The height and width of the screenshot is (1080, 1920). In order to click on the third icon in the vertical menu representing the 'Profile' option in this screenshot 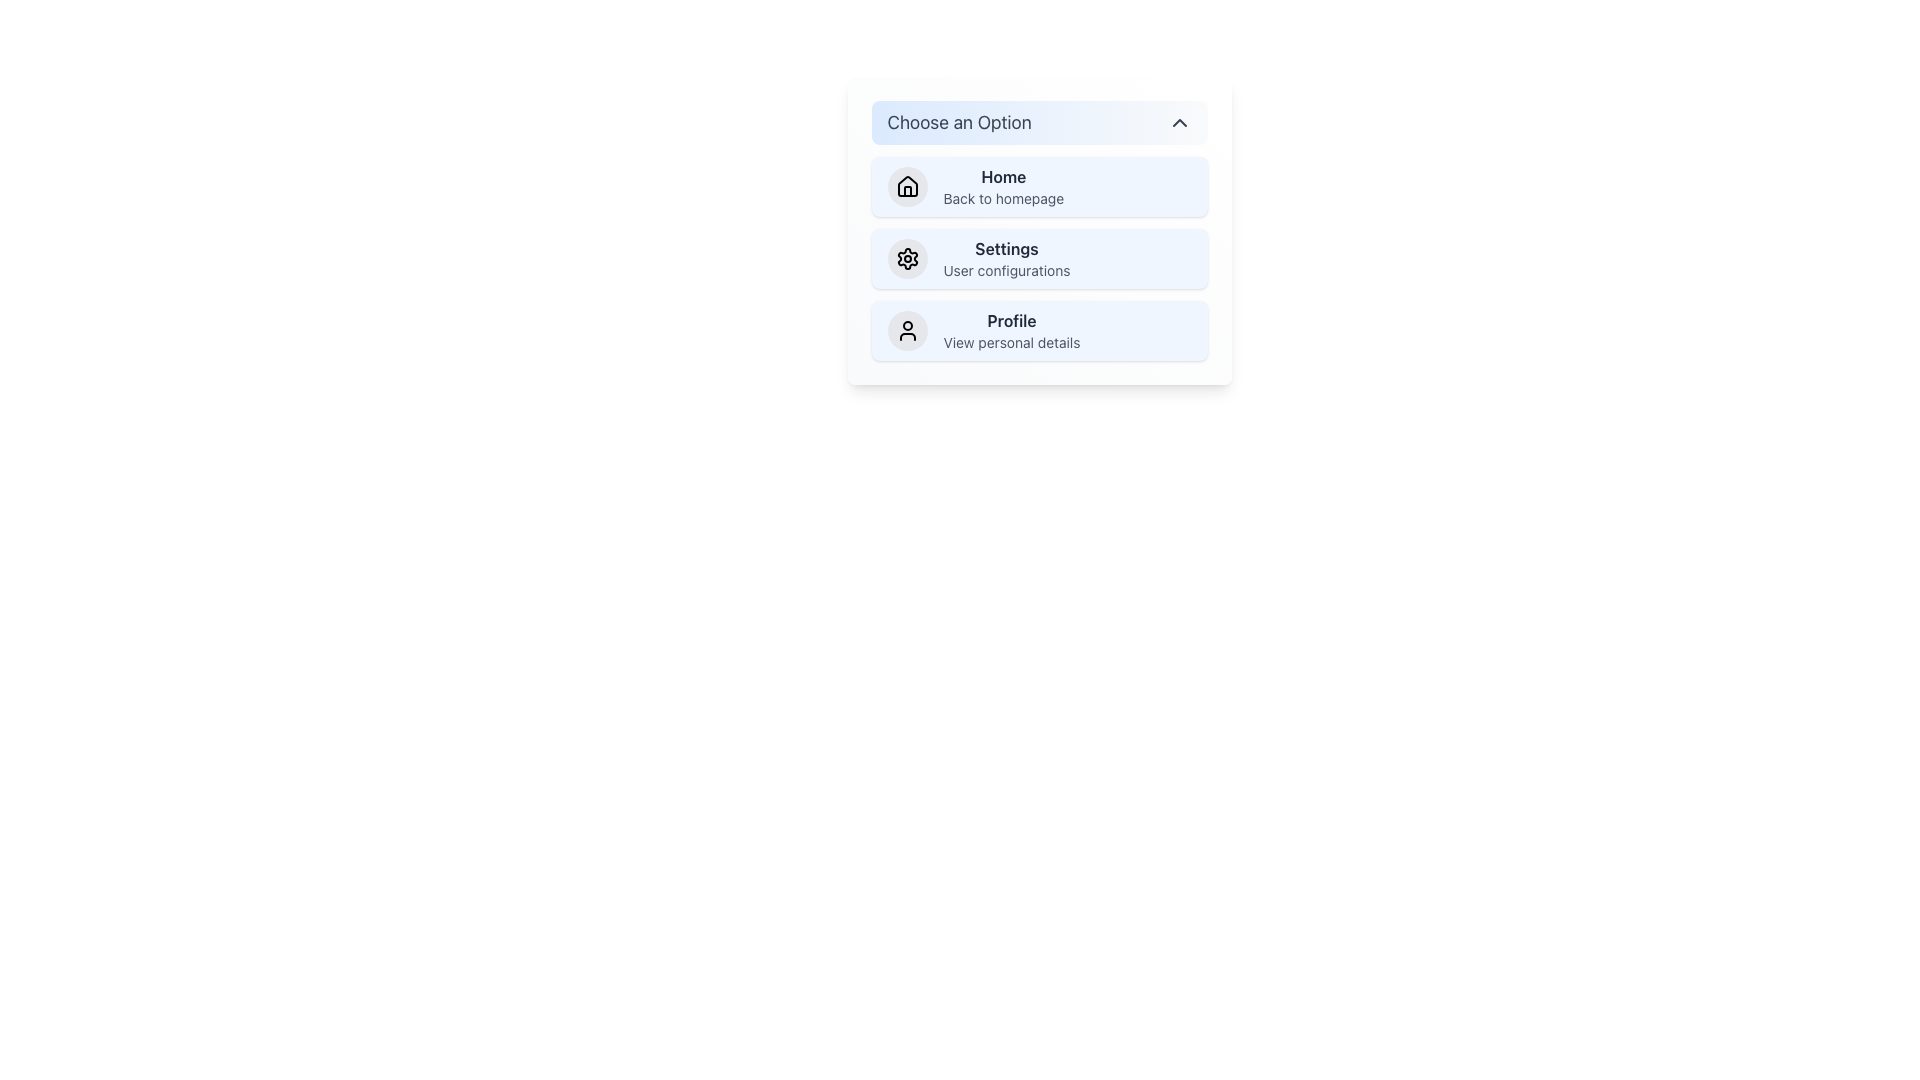, I will do `click(906, 330)`.